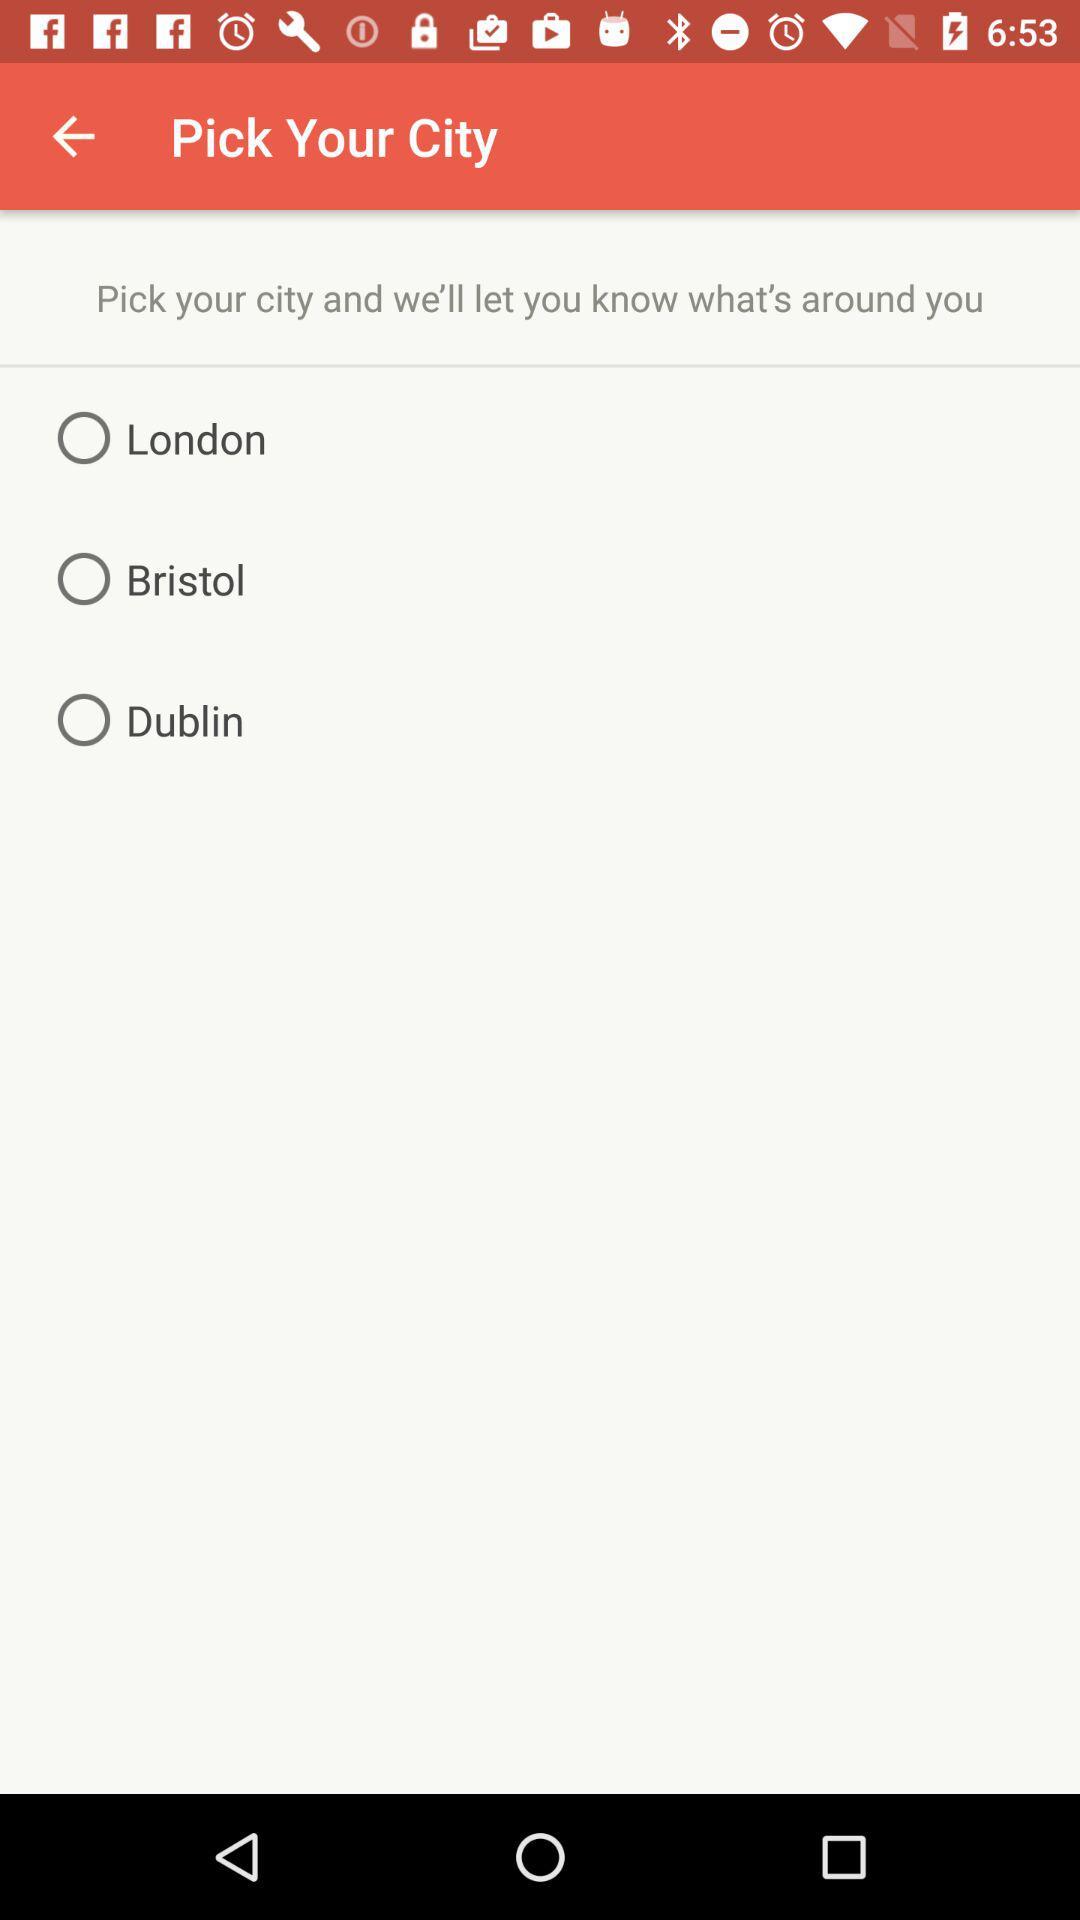 This screenshot has height=1920, width=1080. Describe the element at coordinates (142, 578) in the screenshot. I see `item above the dublin` at that location.